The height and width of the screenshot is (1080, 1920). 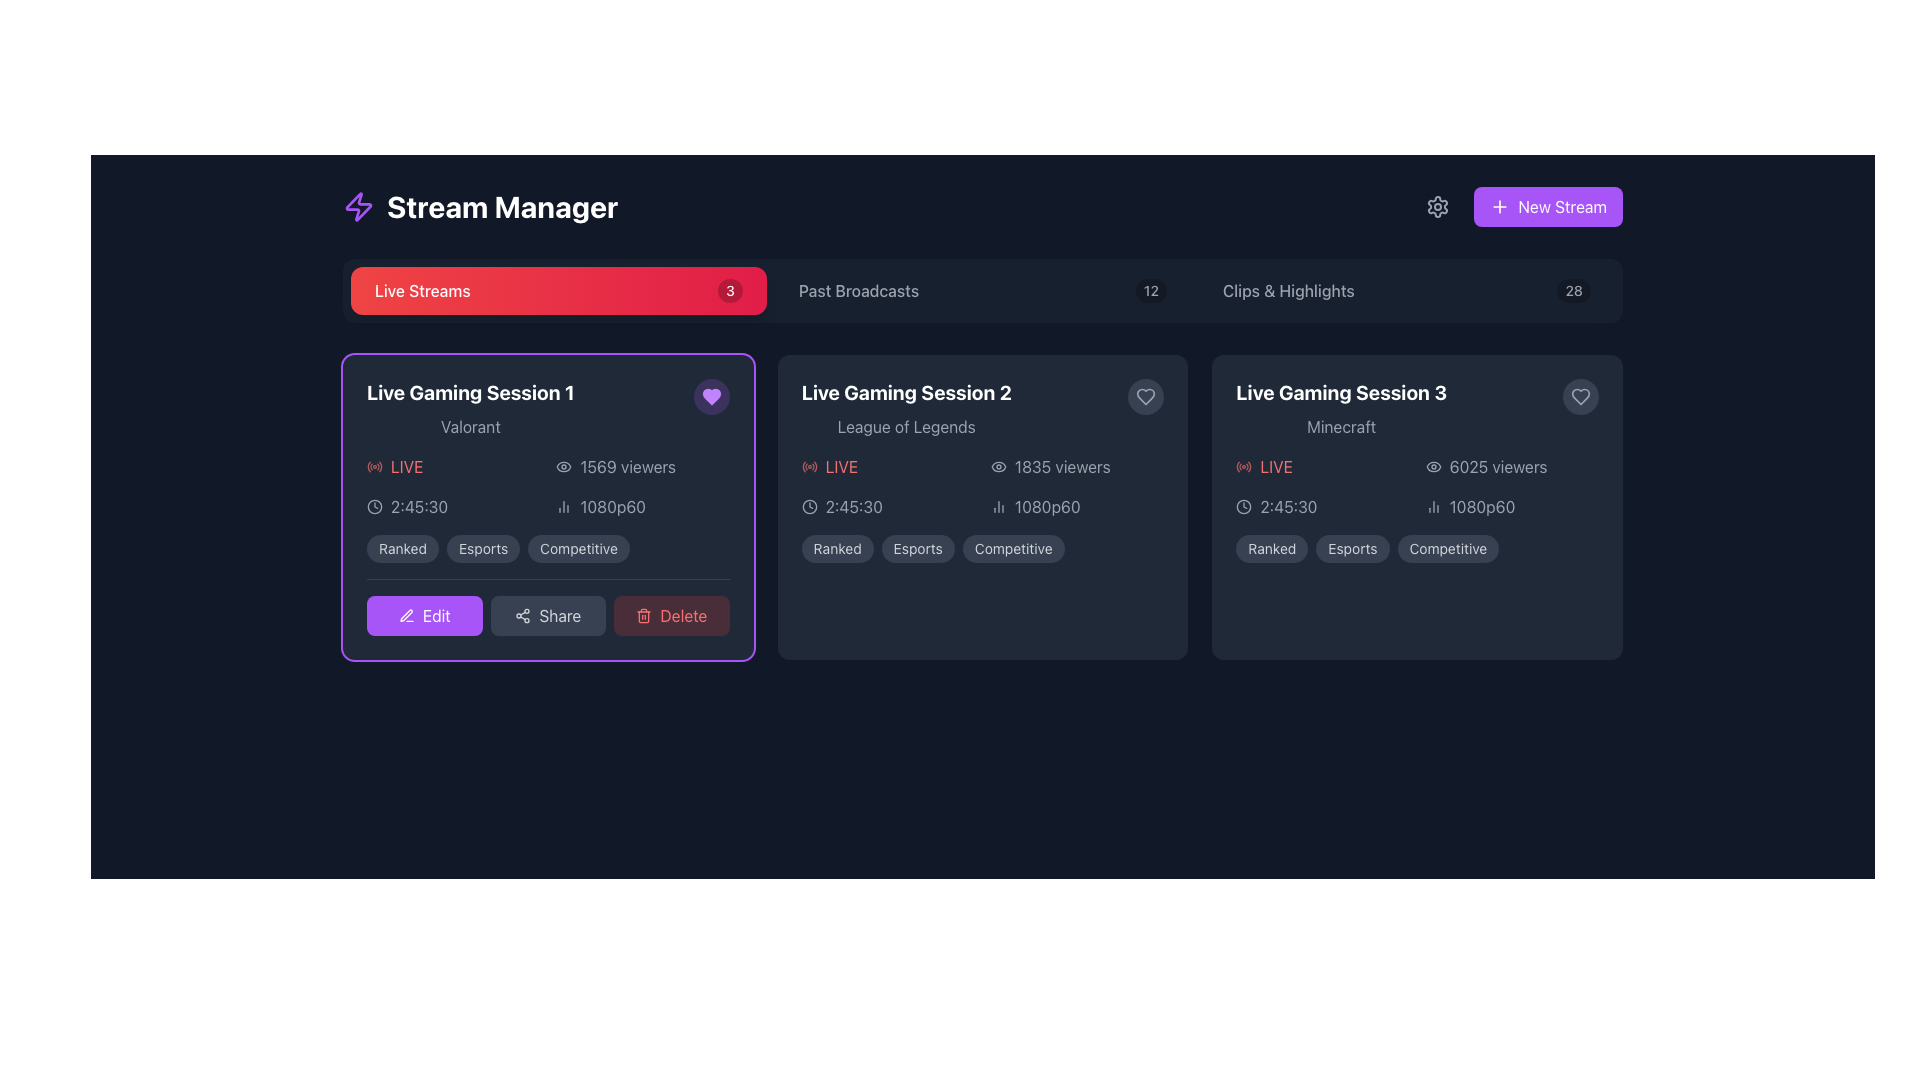 What do you see at coordinates (983, 548) in the screenshot?
I see `the group of static labels or tags styled as pill-shaped buttons located in the bottom section of the card labeled 'Live Gaming Session 2' to read their titles more clearly` at bounding box center [983, 548].